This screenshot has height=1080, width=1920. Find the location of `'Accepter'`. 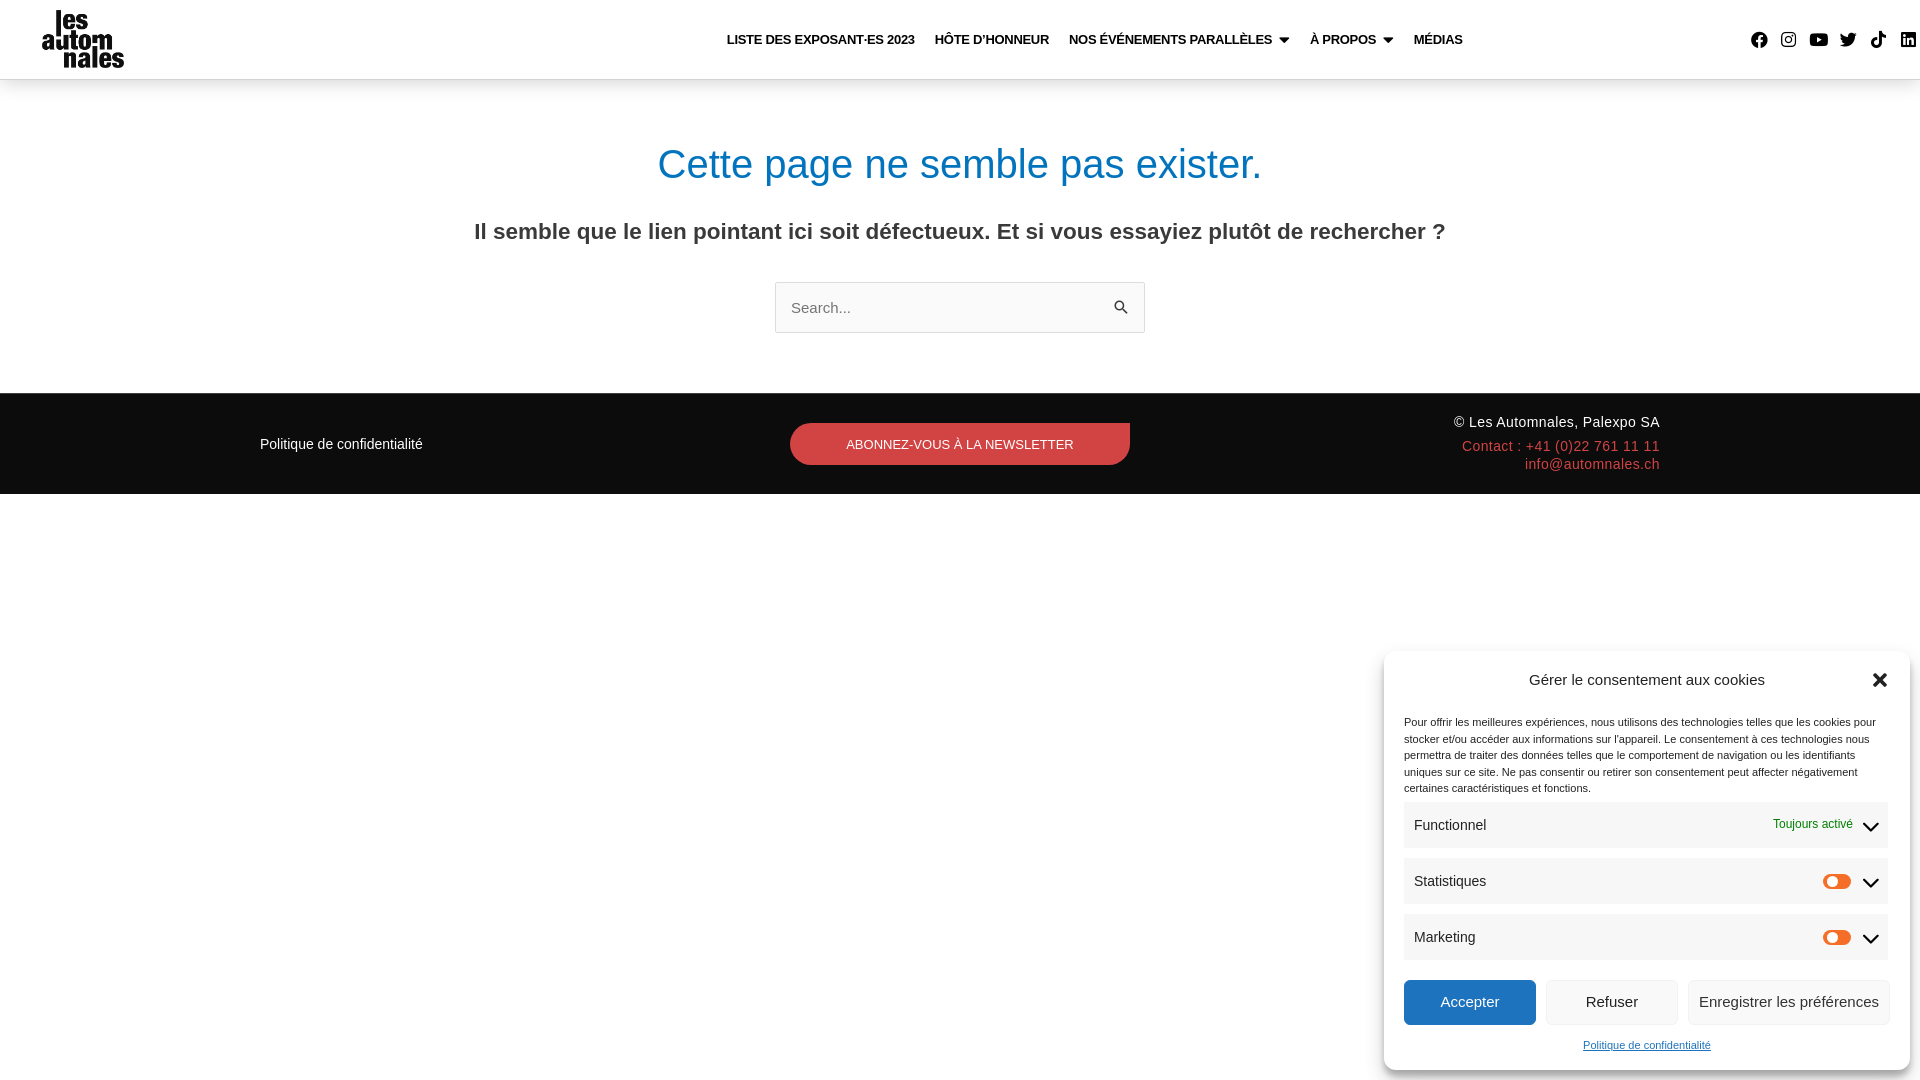

'Accepter' is located at coordinates (1402, 1002).